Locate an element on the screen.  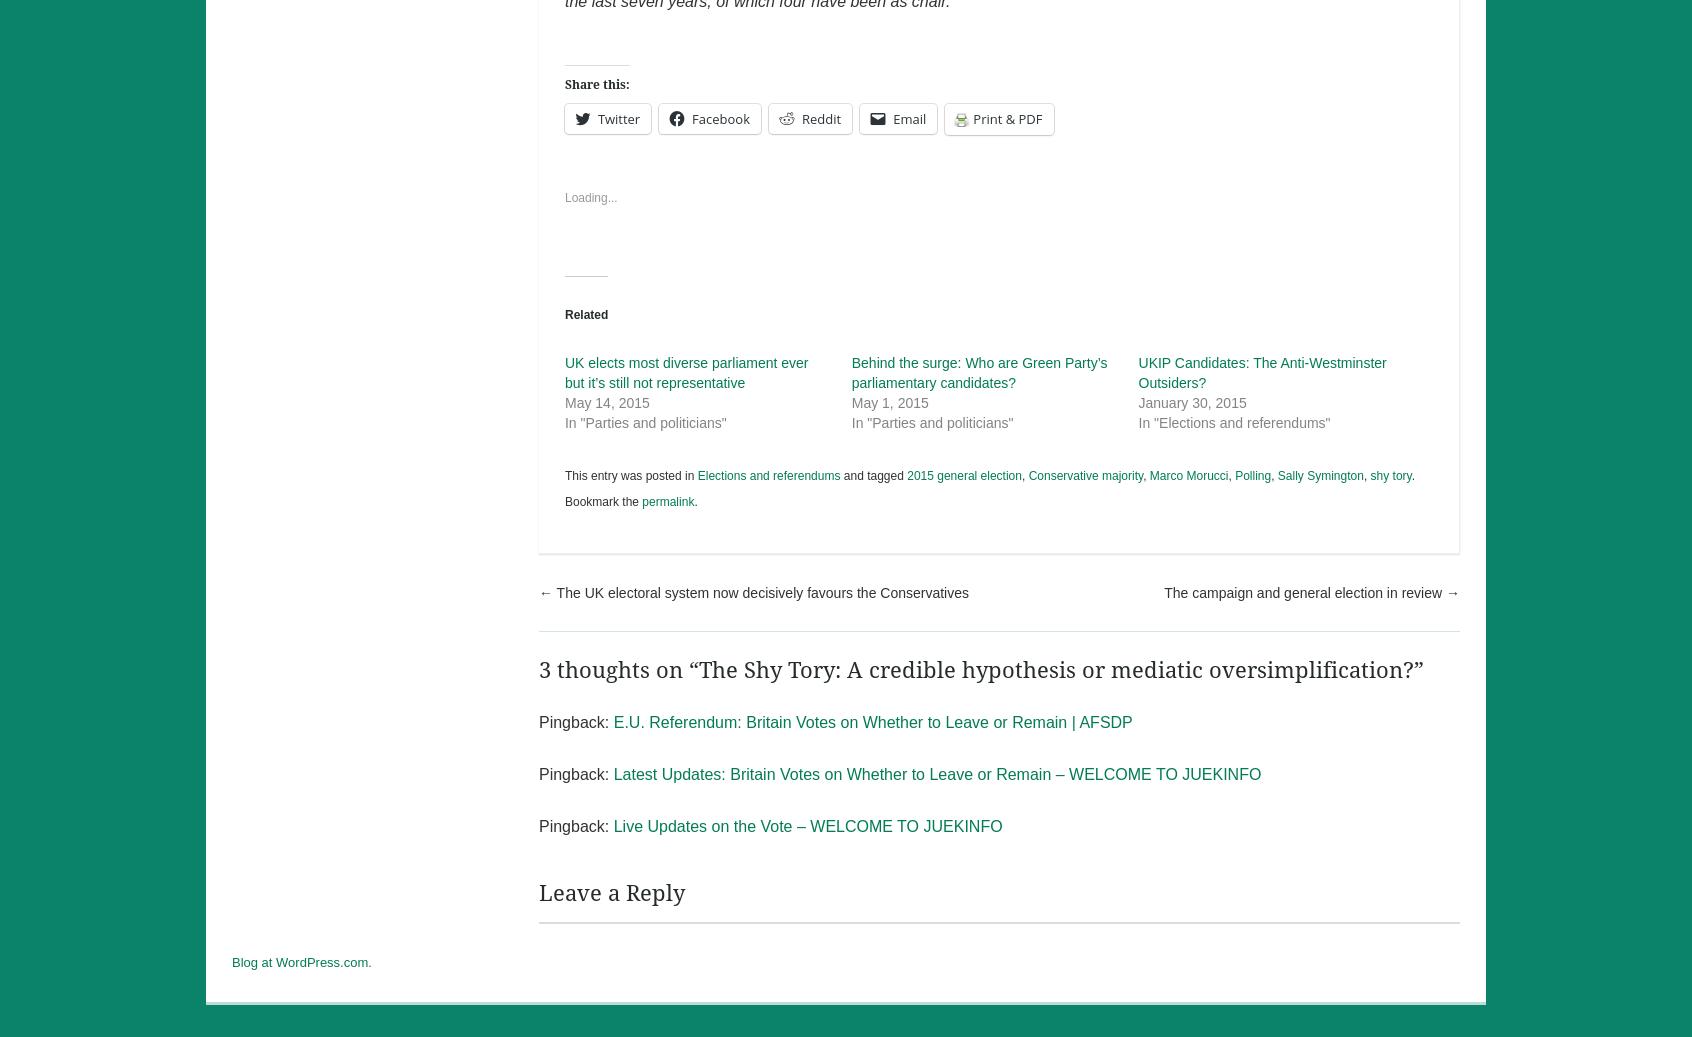
'and tagged' is located at coordinates (872, 474).